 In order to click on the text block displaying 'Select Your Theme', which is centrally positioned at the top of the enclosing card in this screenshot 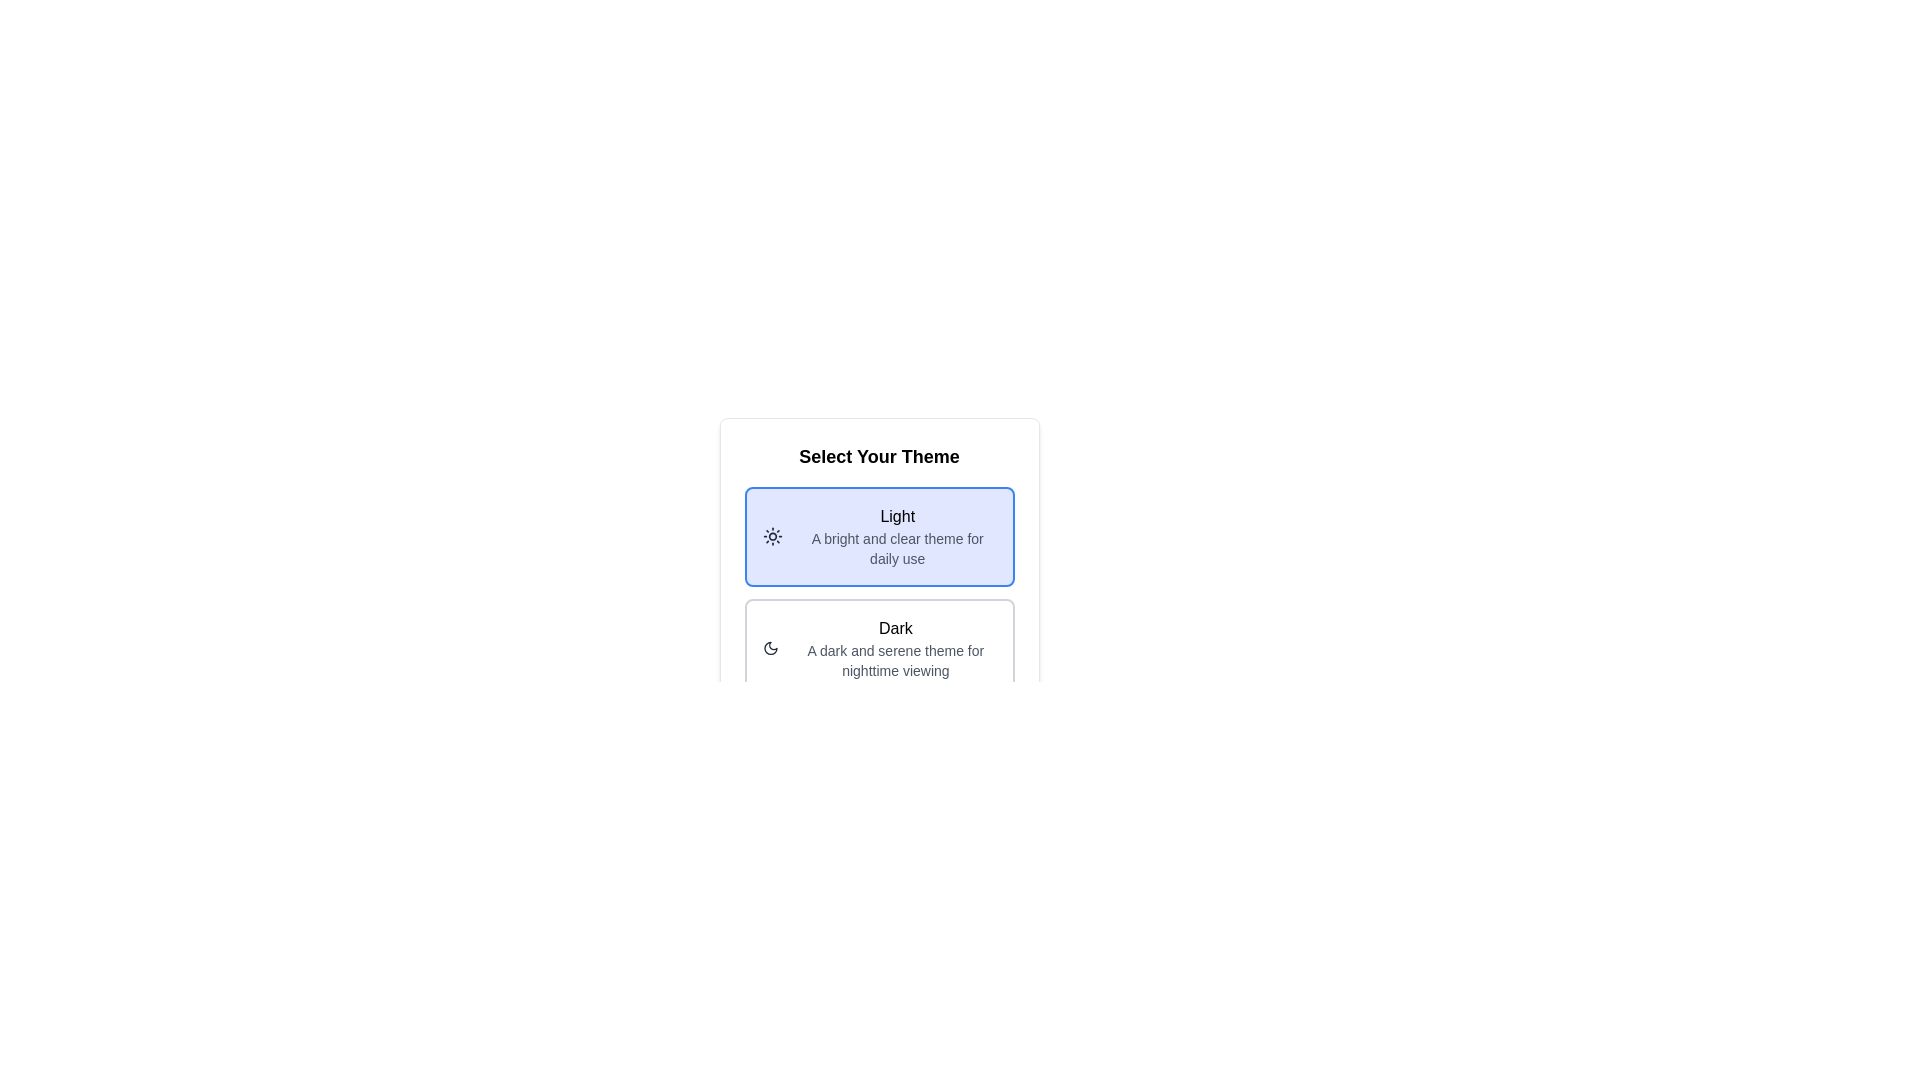, I will do `click(879, 456)`.